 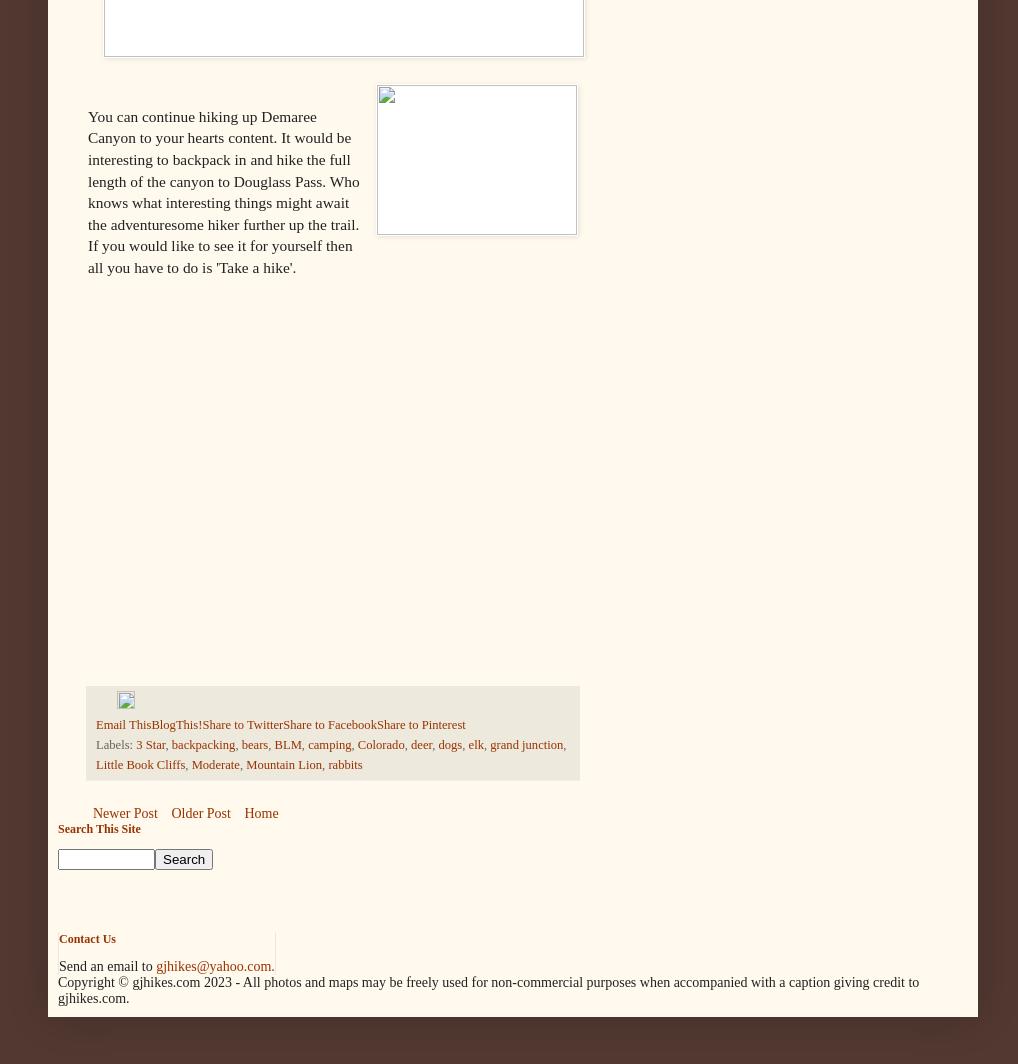 What do you see at coordinates (129, 982) in the screenshot?
I see `'Copyright © gjhikes.com'` at bounding box center [129, 982].